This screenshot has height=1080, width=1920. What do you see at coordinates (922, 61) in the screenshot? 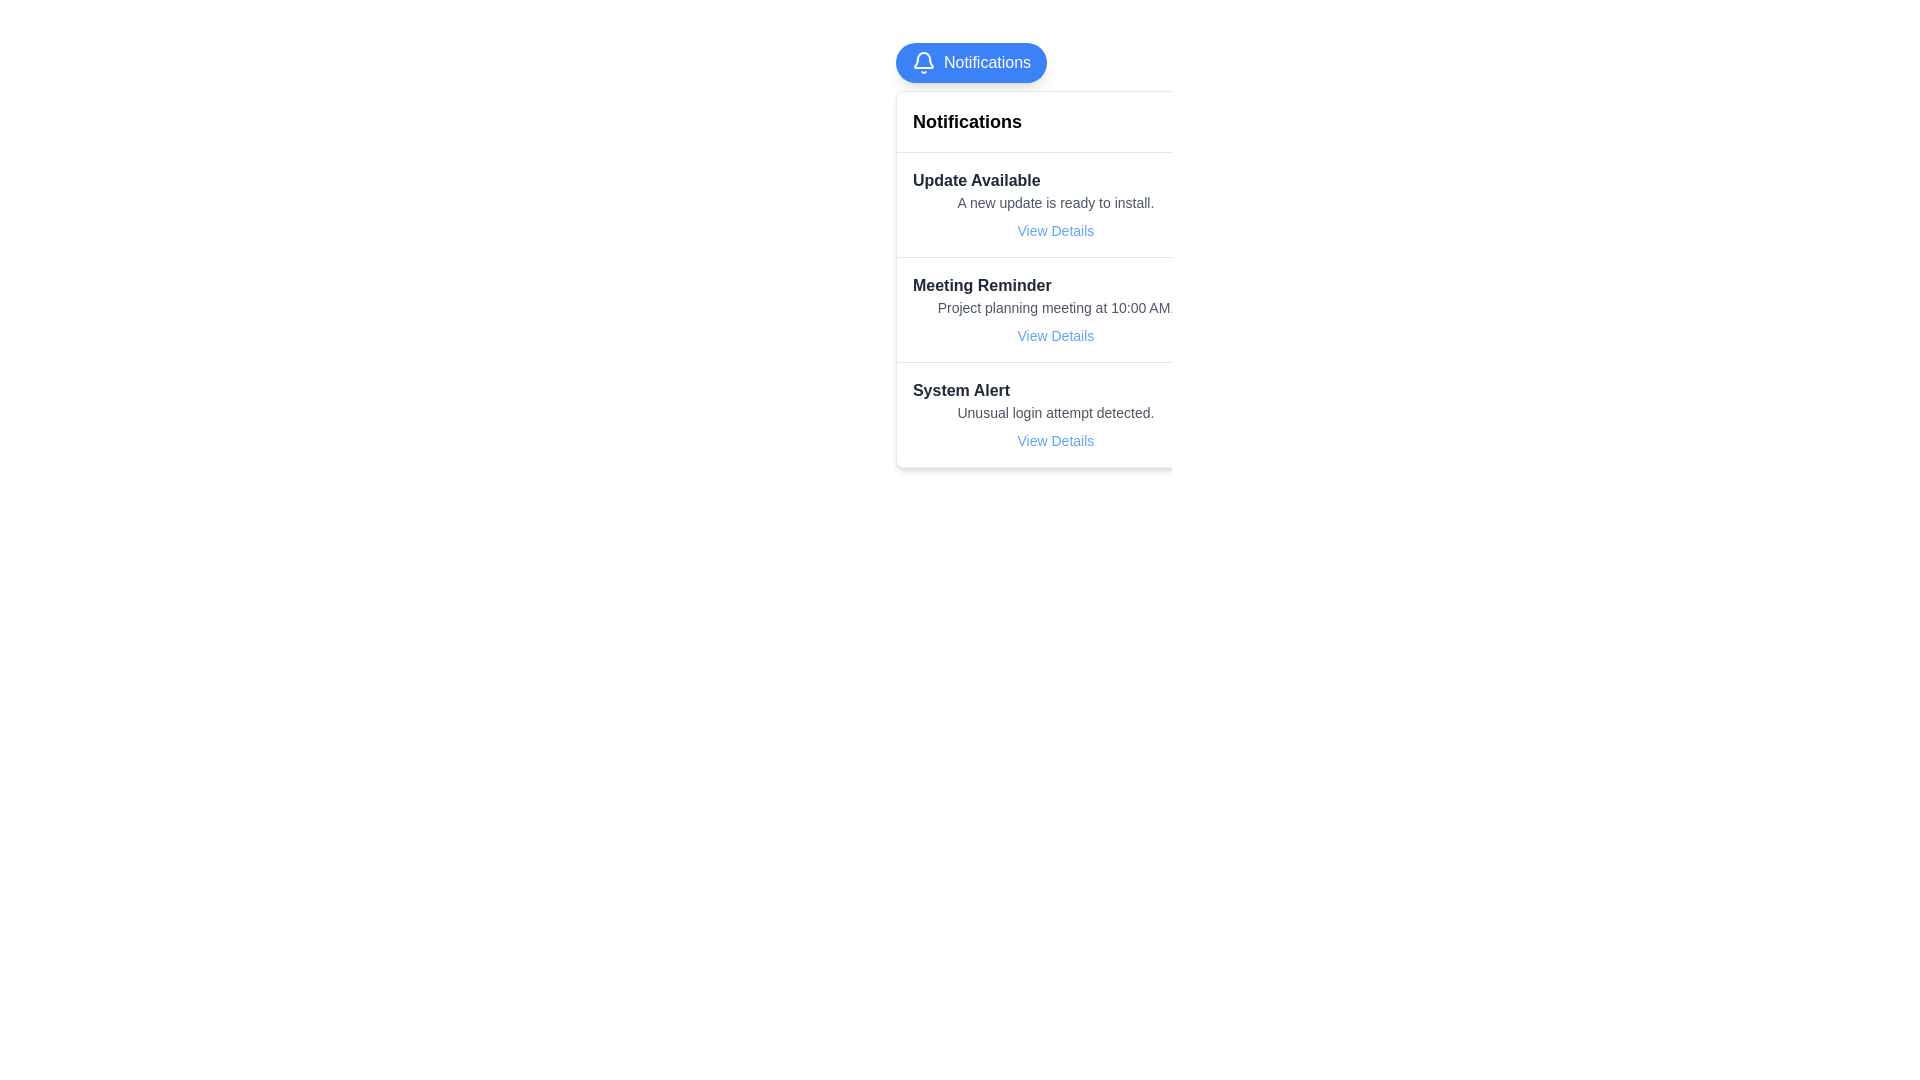
I see `the notifications icon, which is a white bell outlined in blue, located within the rounded button labeled 'Notifications' in the upper-left section of the interface` at bounding box center [922, 61].